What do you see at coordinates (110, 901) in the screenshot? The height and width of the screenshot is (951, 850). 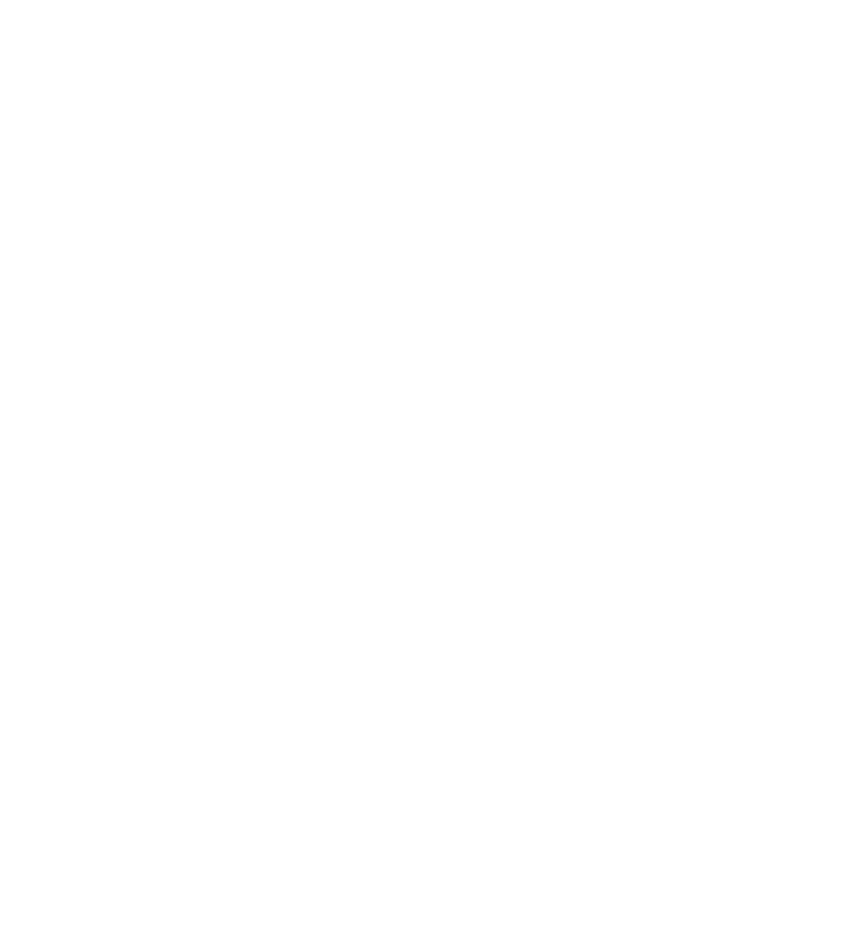 I see `'Reports'` at bounding box center [110, 901].